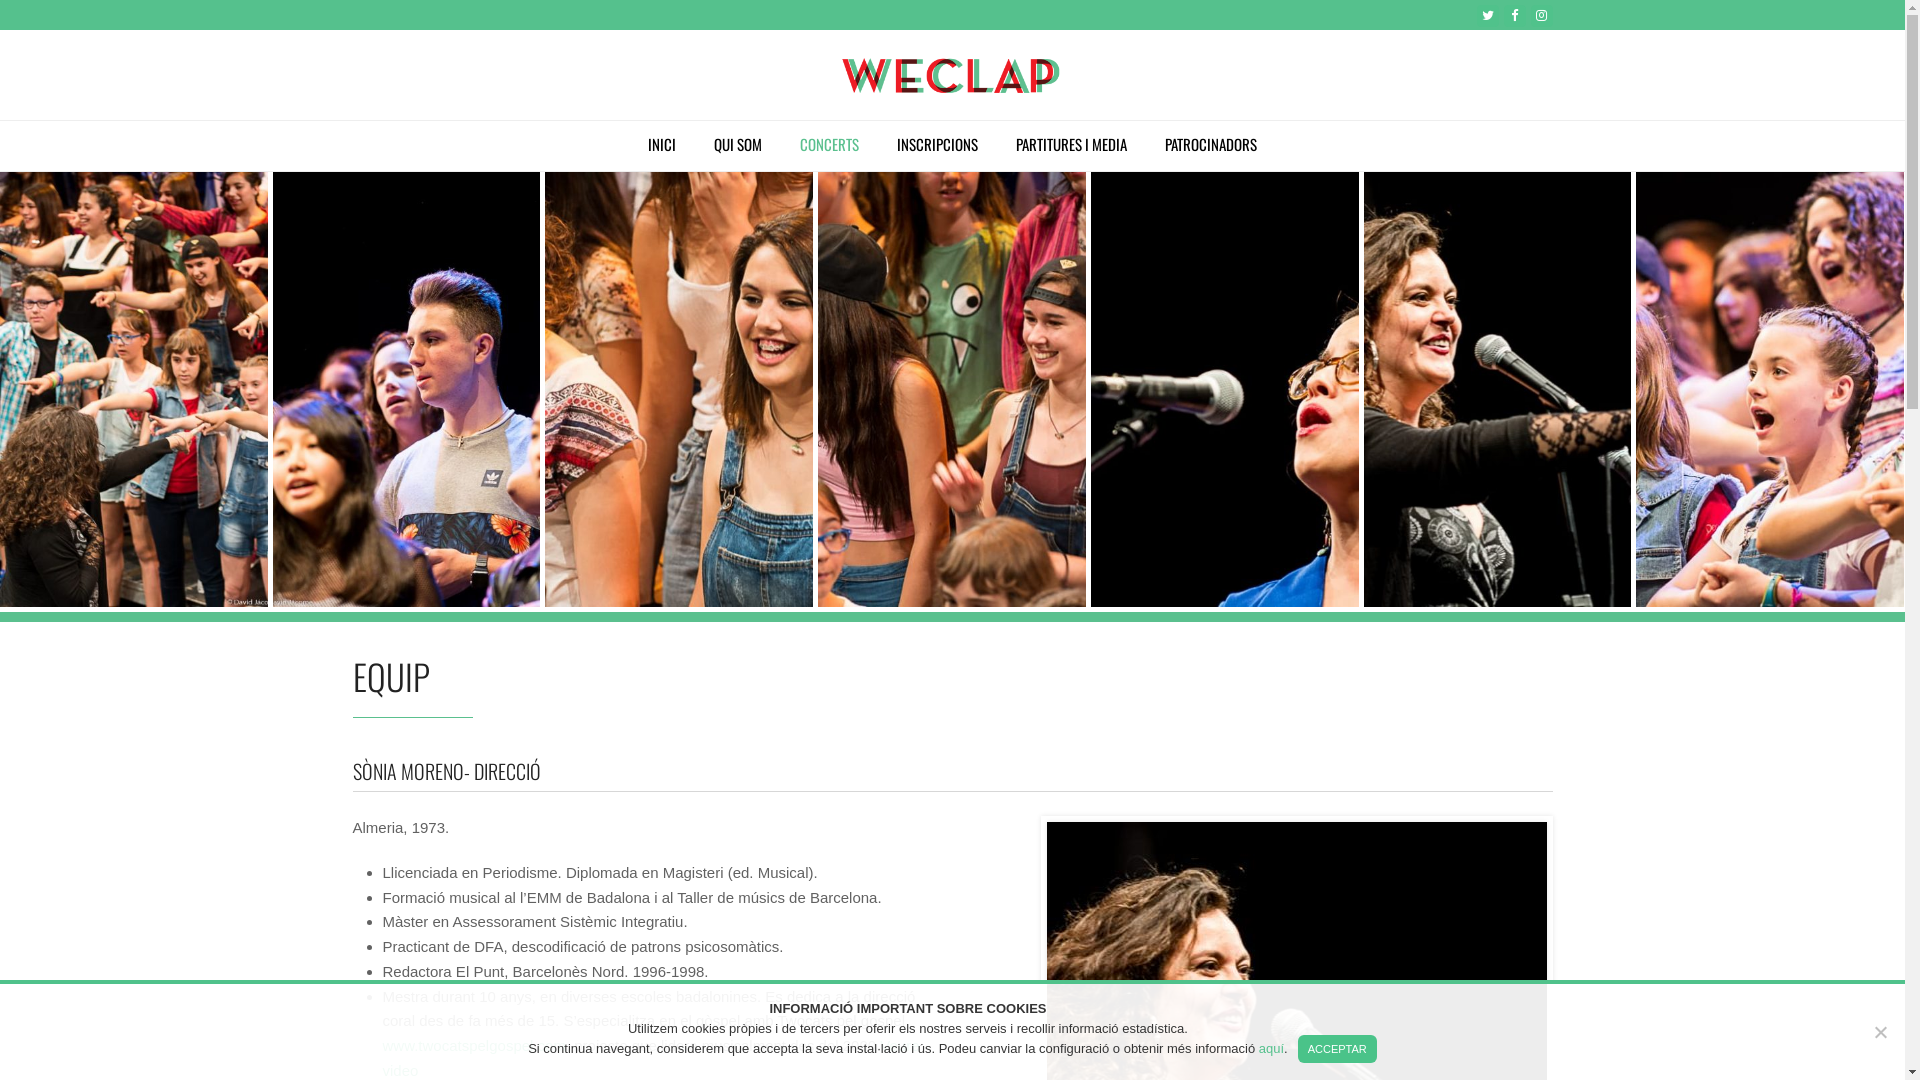  What do you see at coordinates (629, 145) in the screenshot?
I see `'INICI'` at bounding box center [629, 145].